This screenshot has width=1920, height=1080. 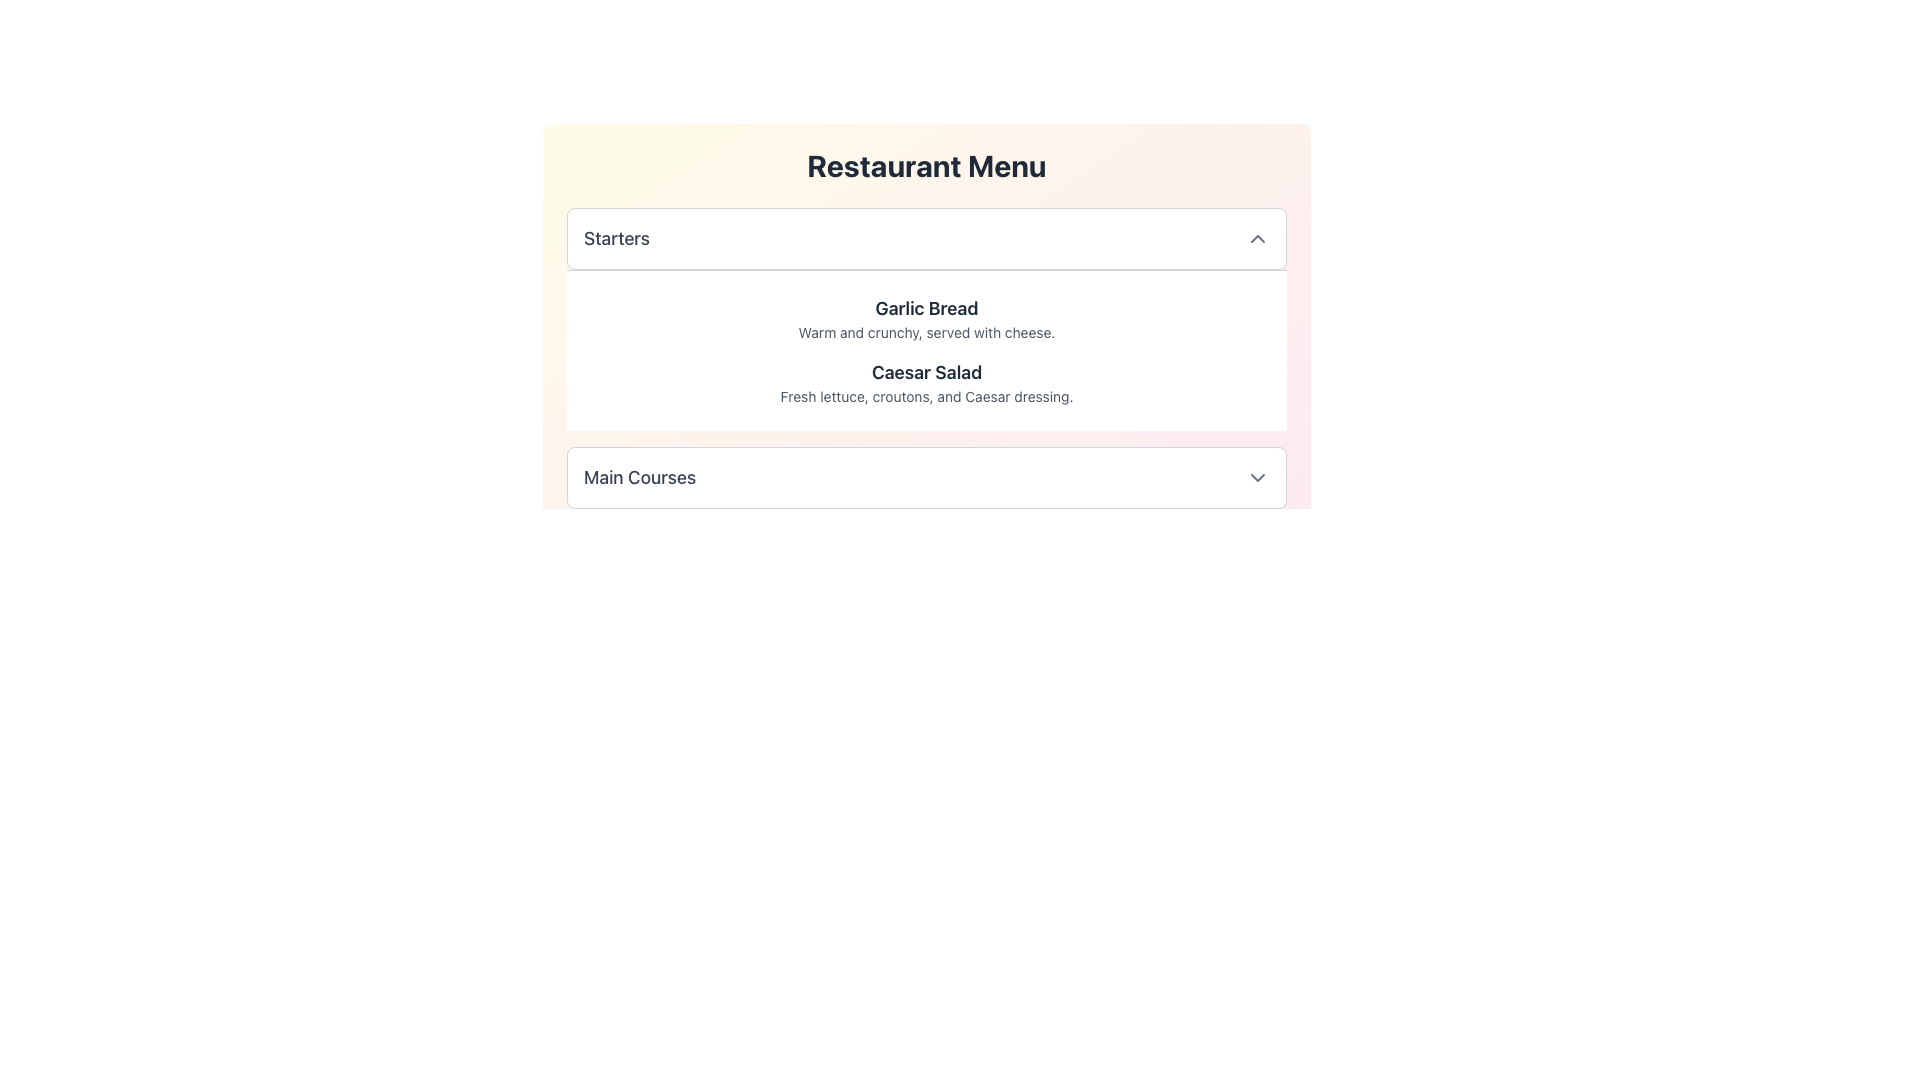 What do you see at coordinates (925, 372) in the screenshot?
I see `text label 'Caesar Salad' which is styled prominently in bold dark gray font, located in the 'Starters' section of the 'Restaurant Menu', positioned between 'Garlic Bread' and its own ingredients description` at bounding box center [925, 372].